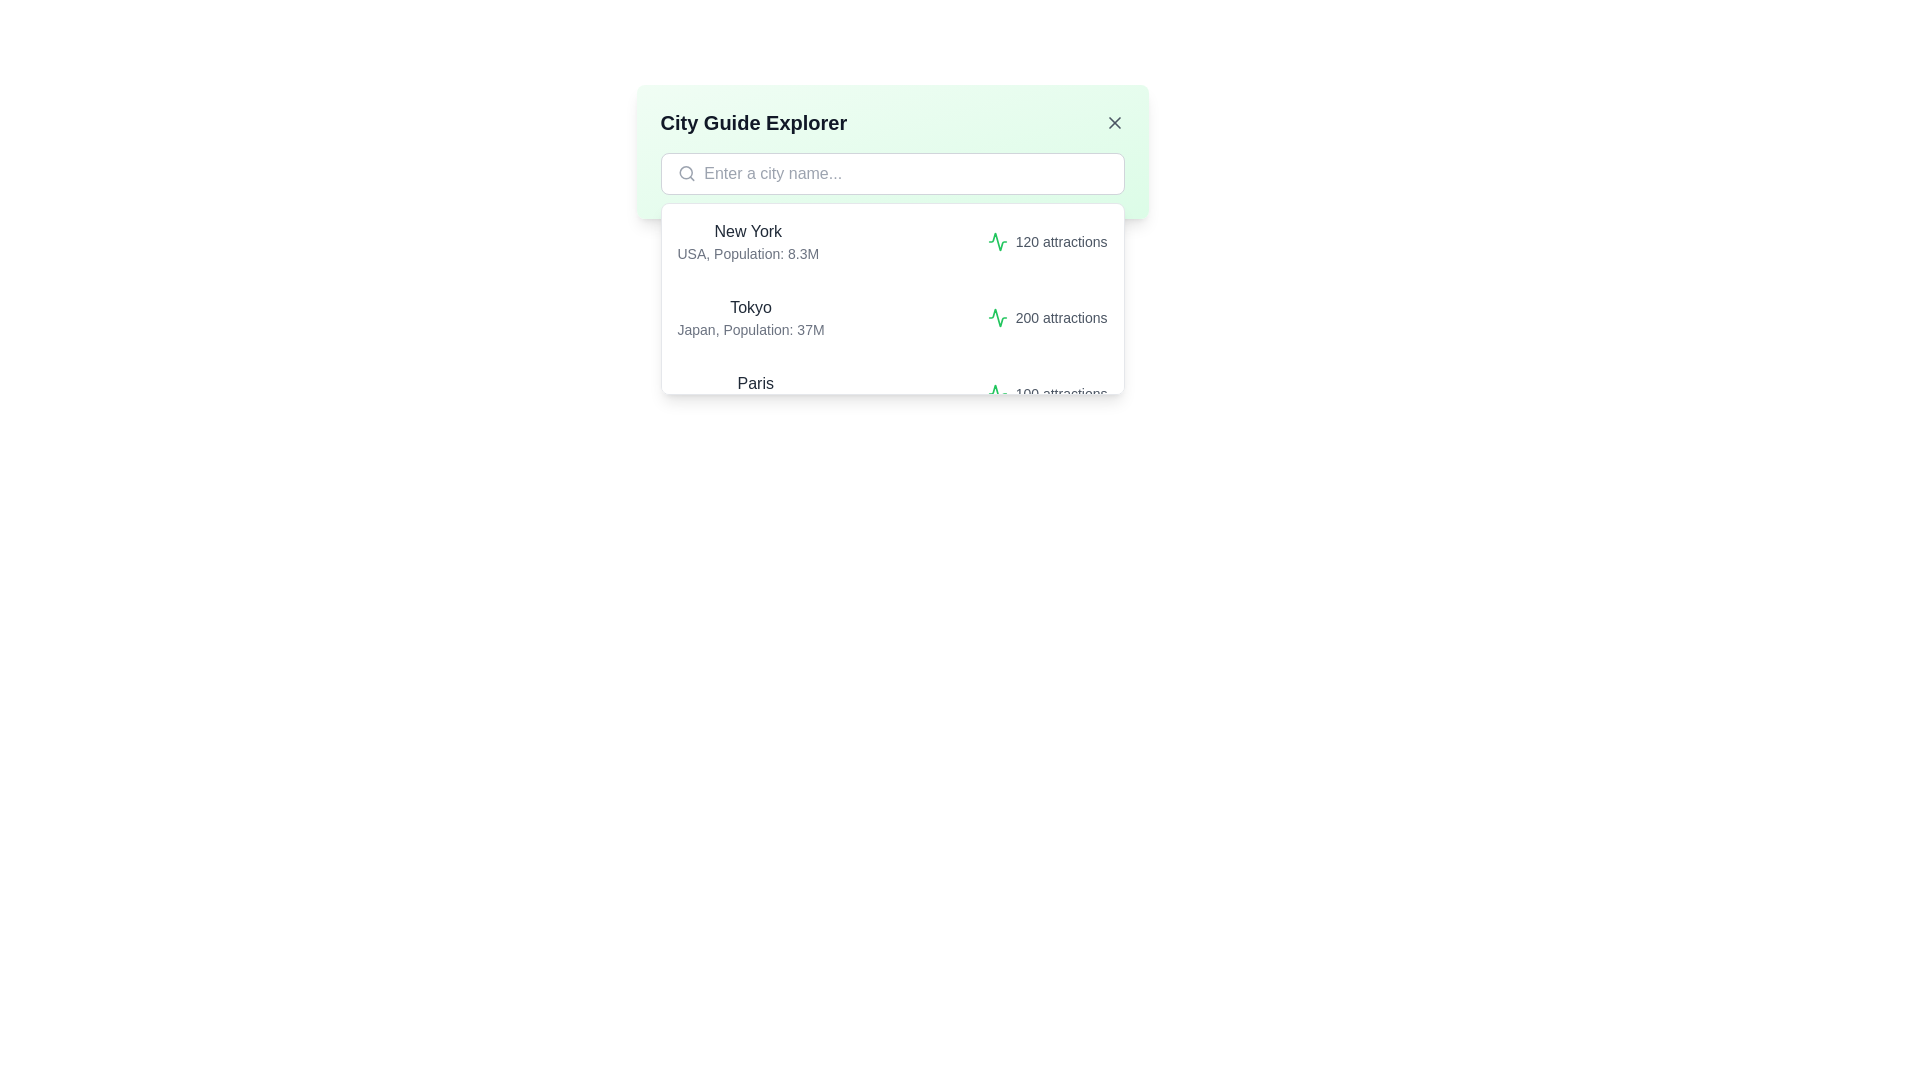  I want to click on the Close Button located on the rightmost side of the header bar of the 'City Guide Explorer' section, so click(1113, 123).